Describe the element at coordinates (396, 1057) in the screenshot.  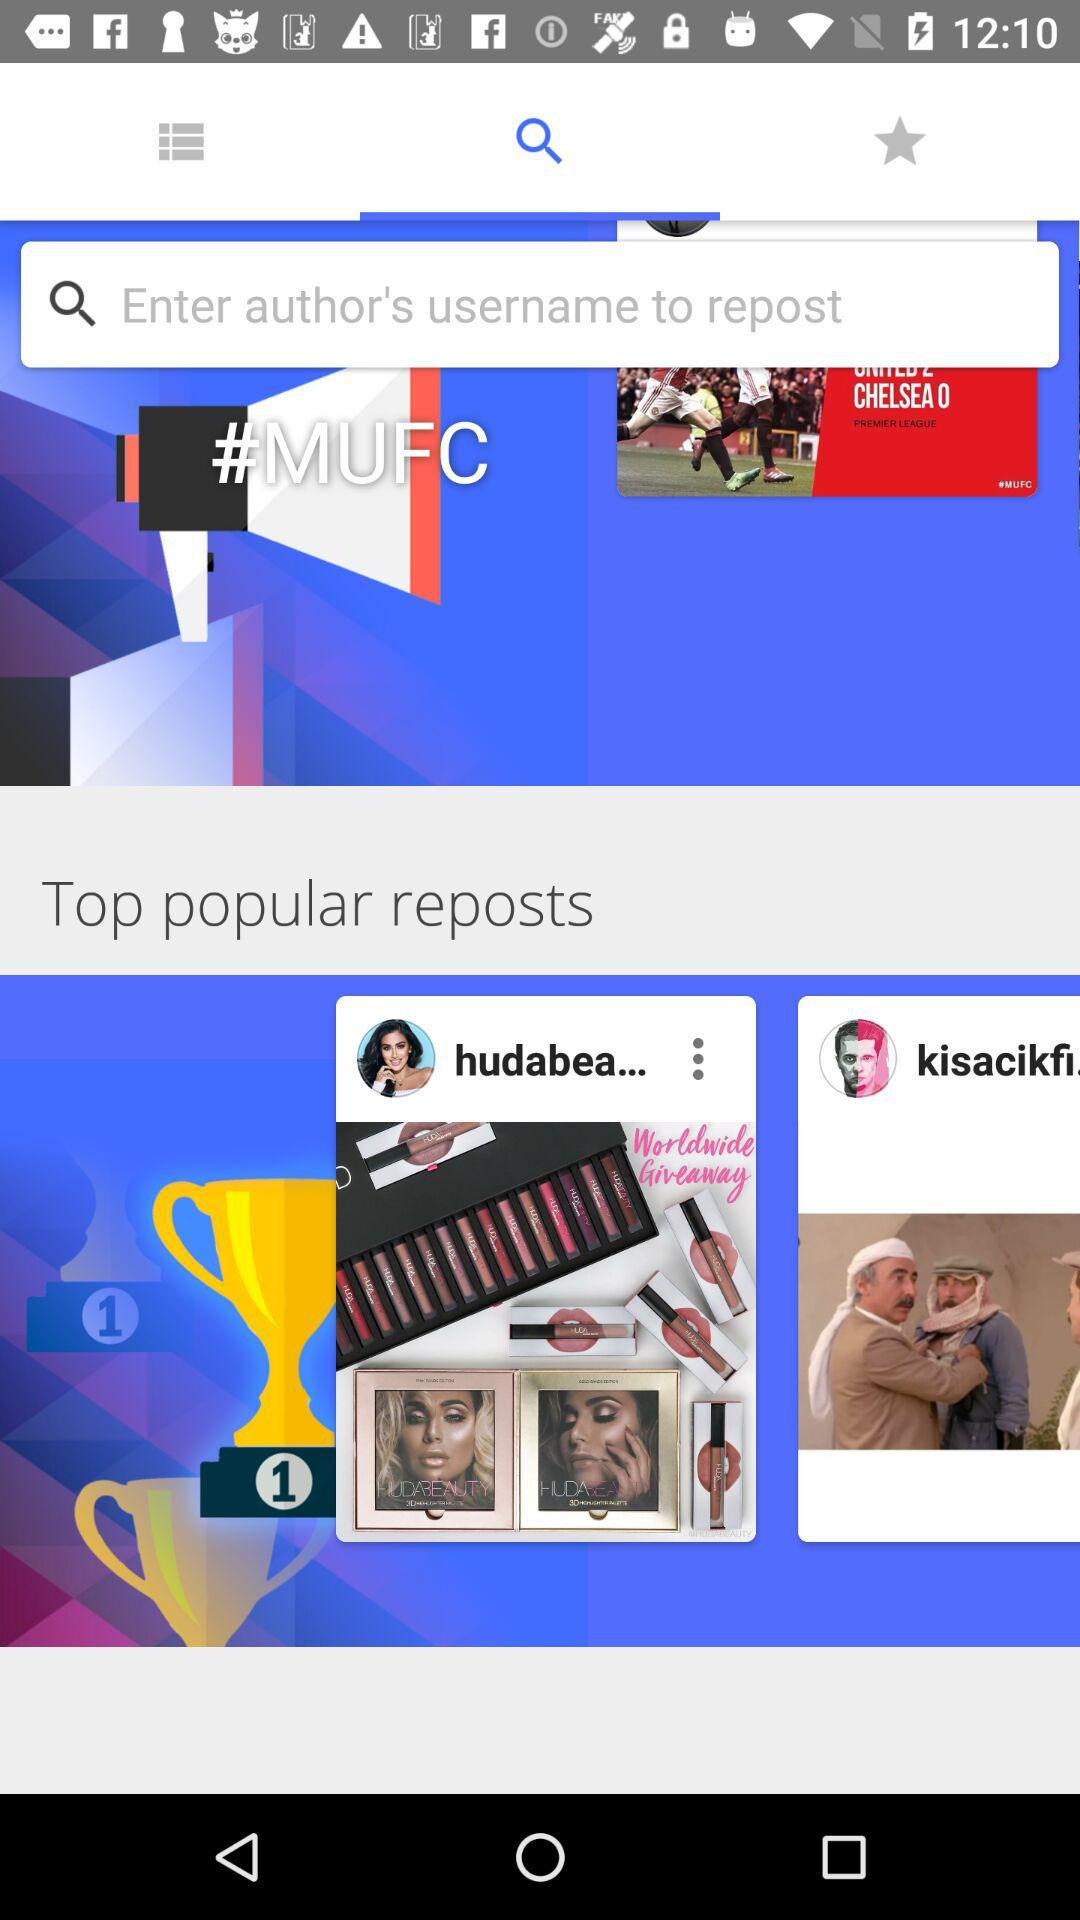
I see `profie image` at that location.